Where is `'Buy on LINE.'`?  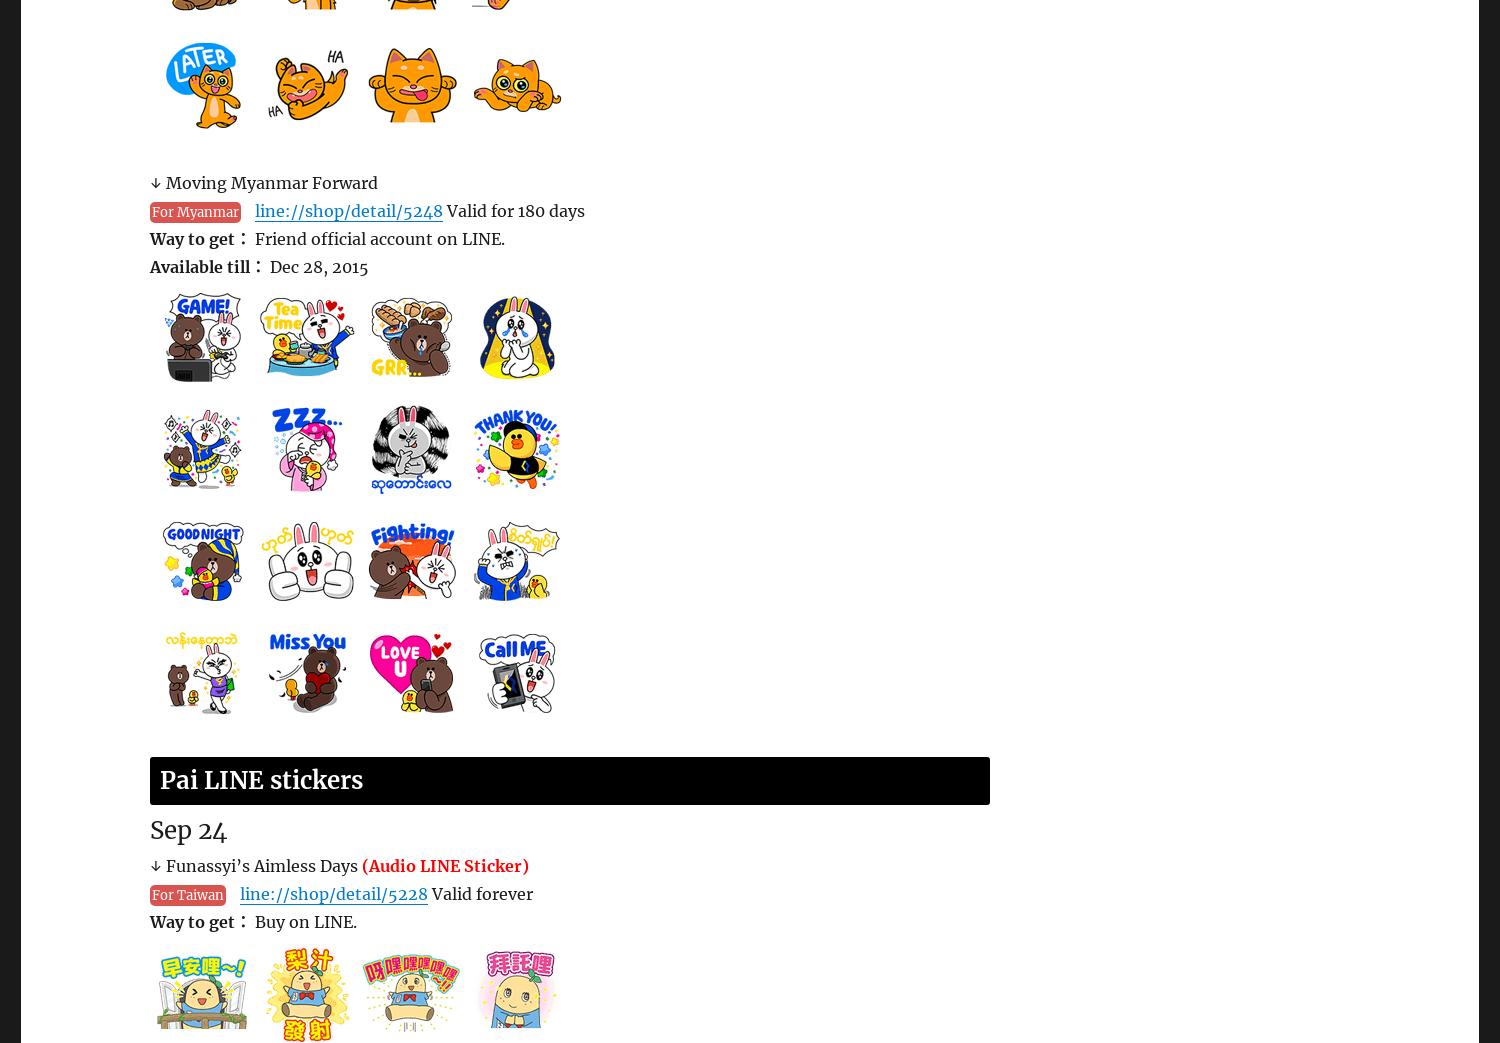 'Buy on LINE.' is located at coordinates (304, 921).